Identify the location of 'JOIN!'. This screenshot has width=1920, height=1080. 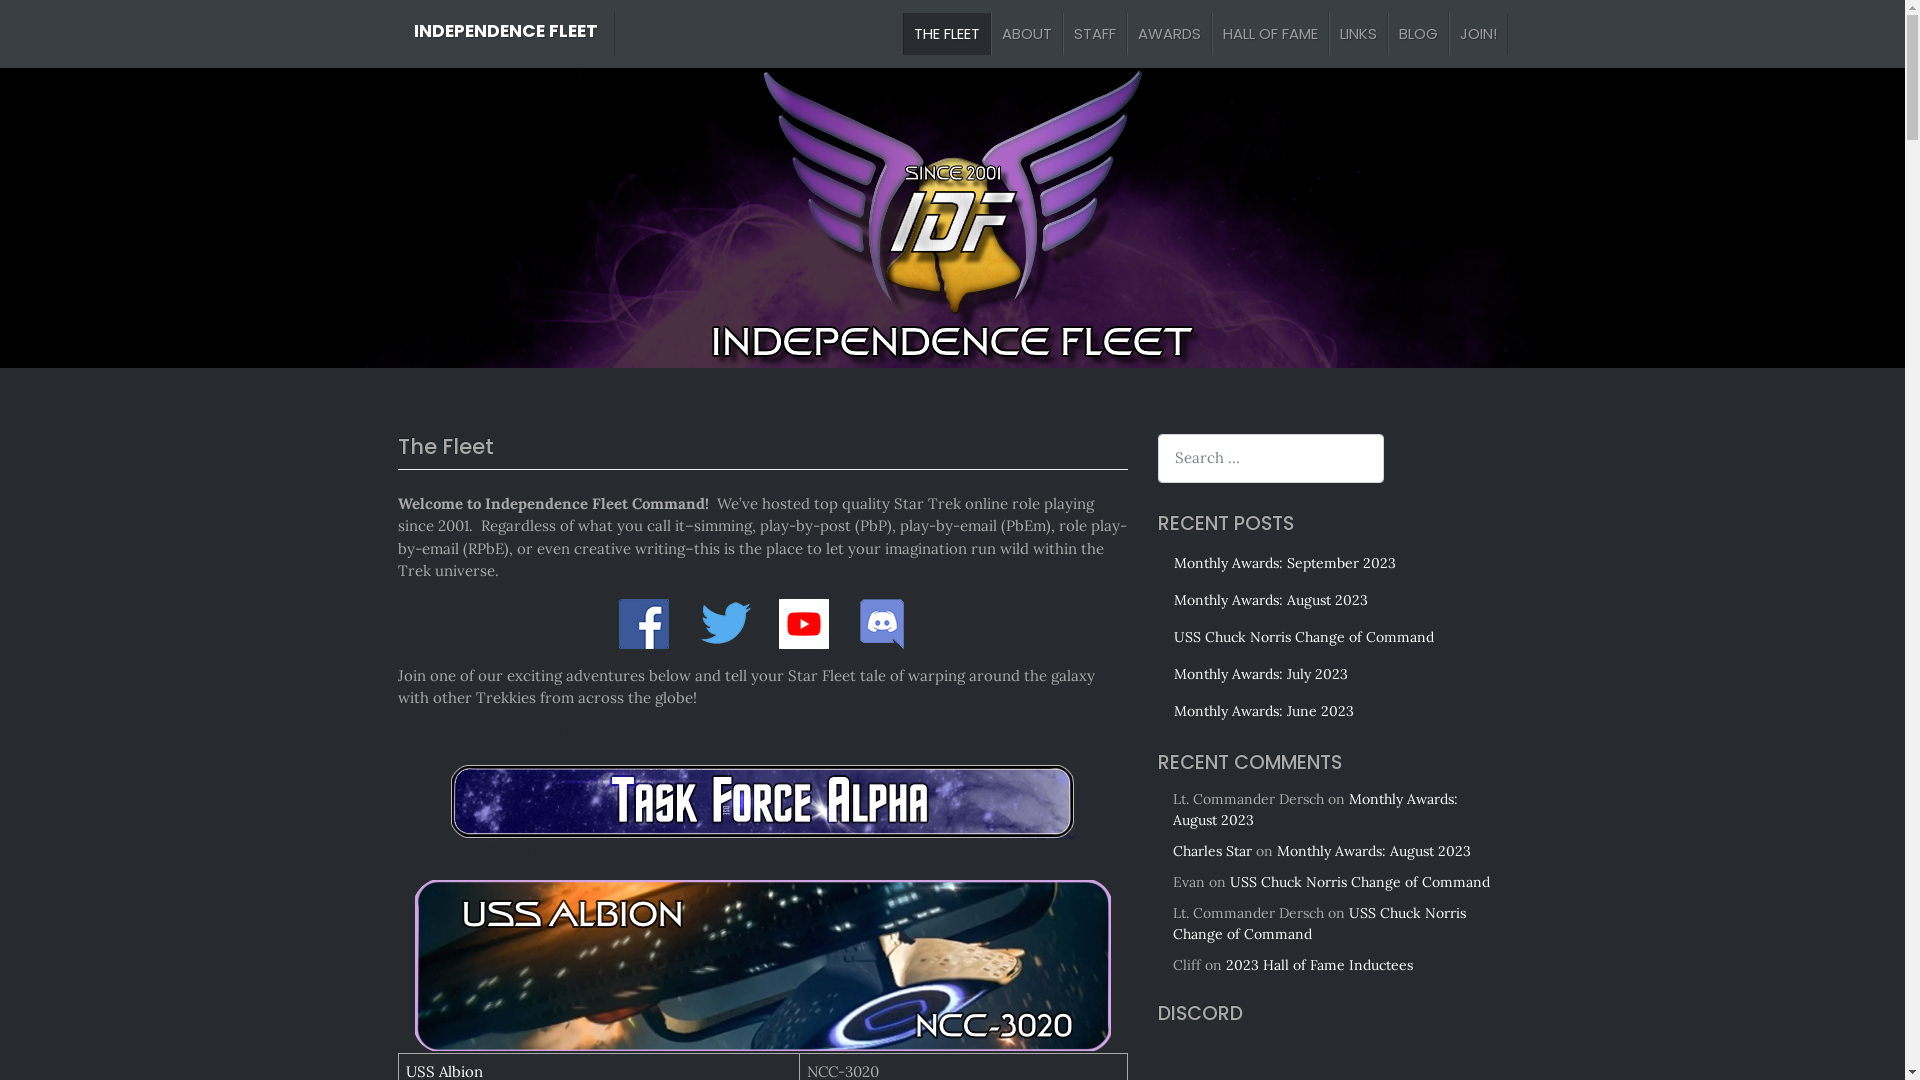
(1477, 34).